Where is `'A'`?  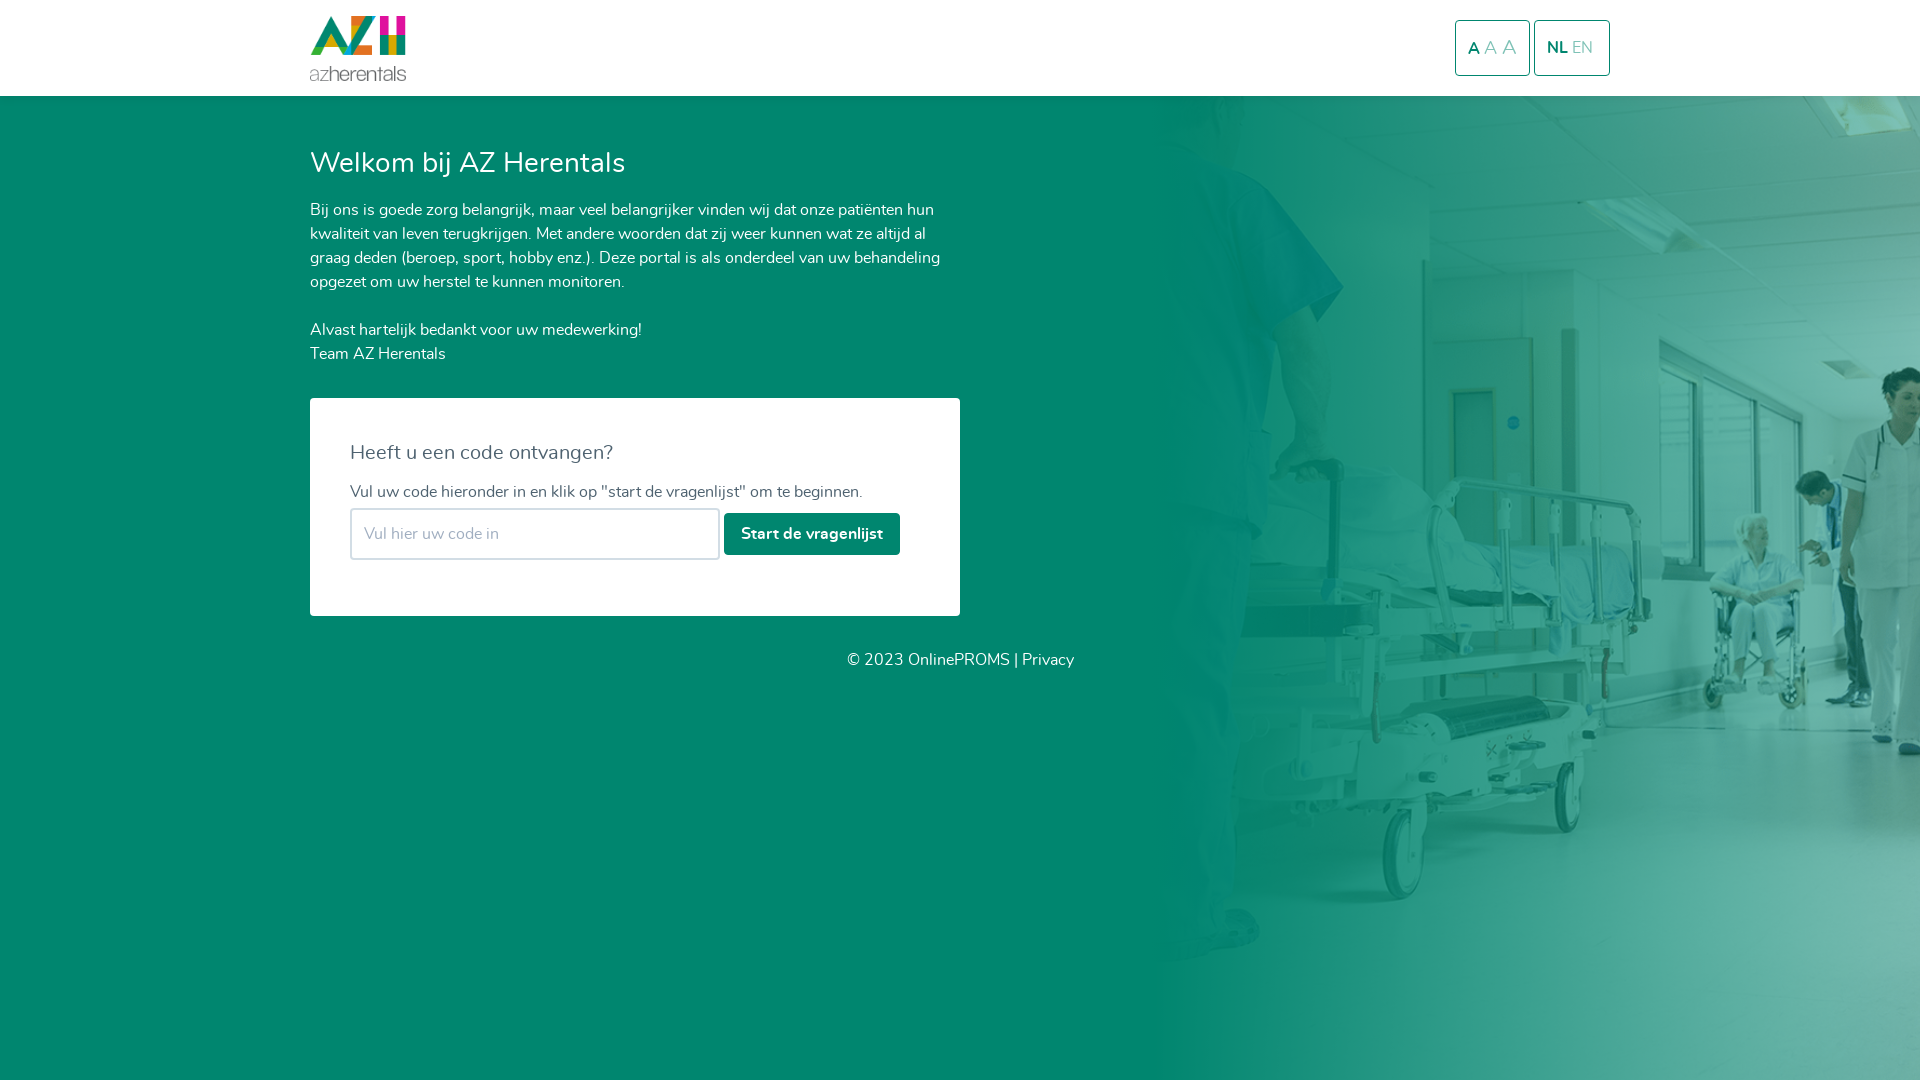 'A' is located at coordinates (1483, 48).